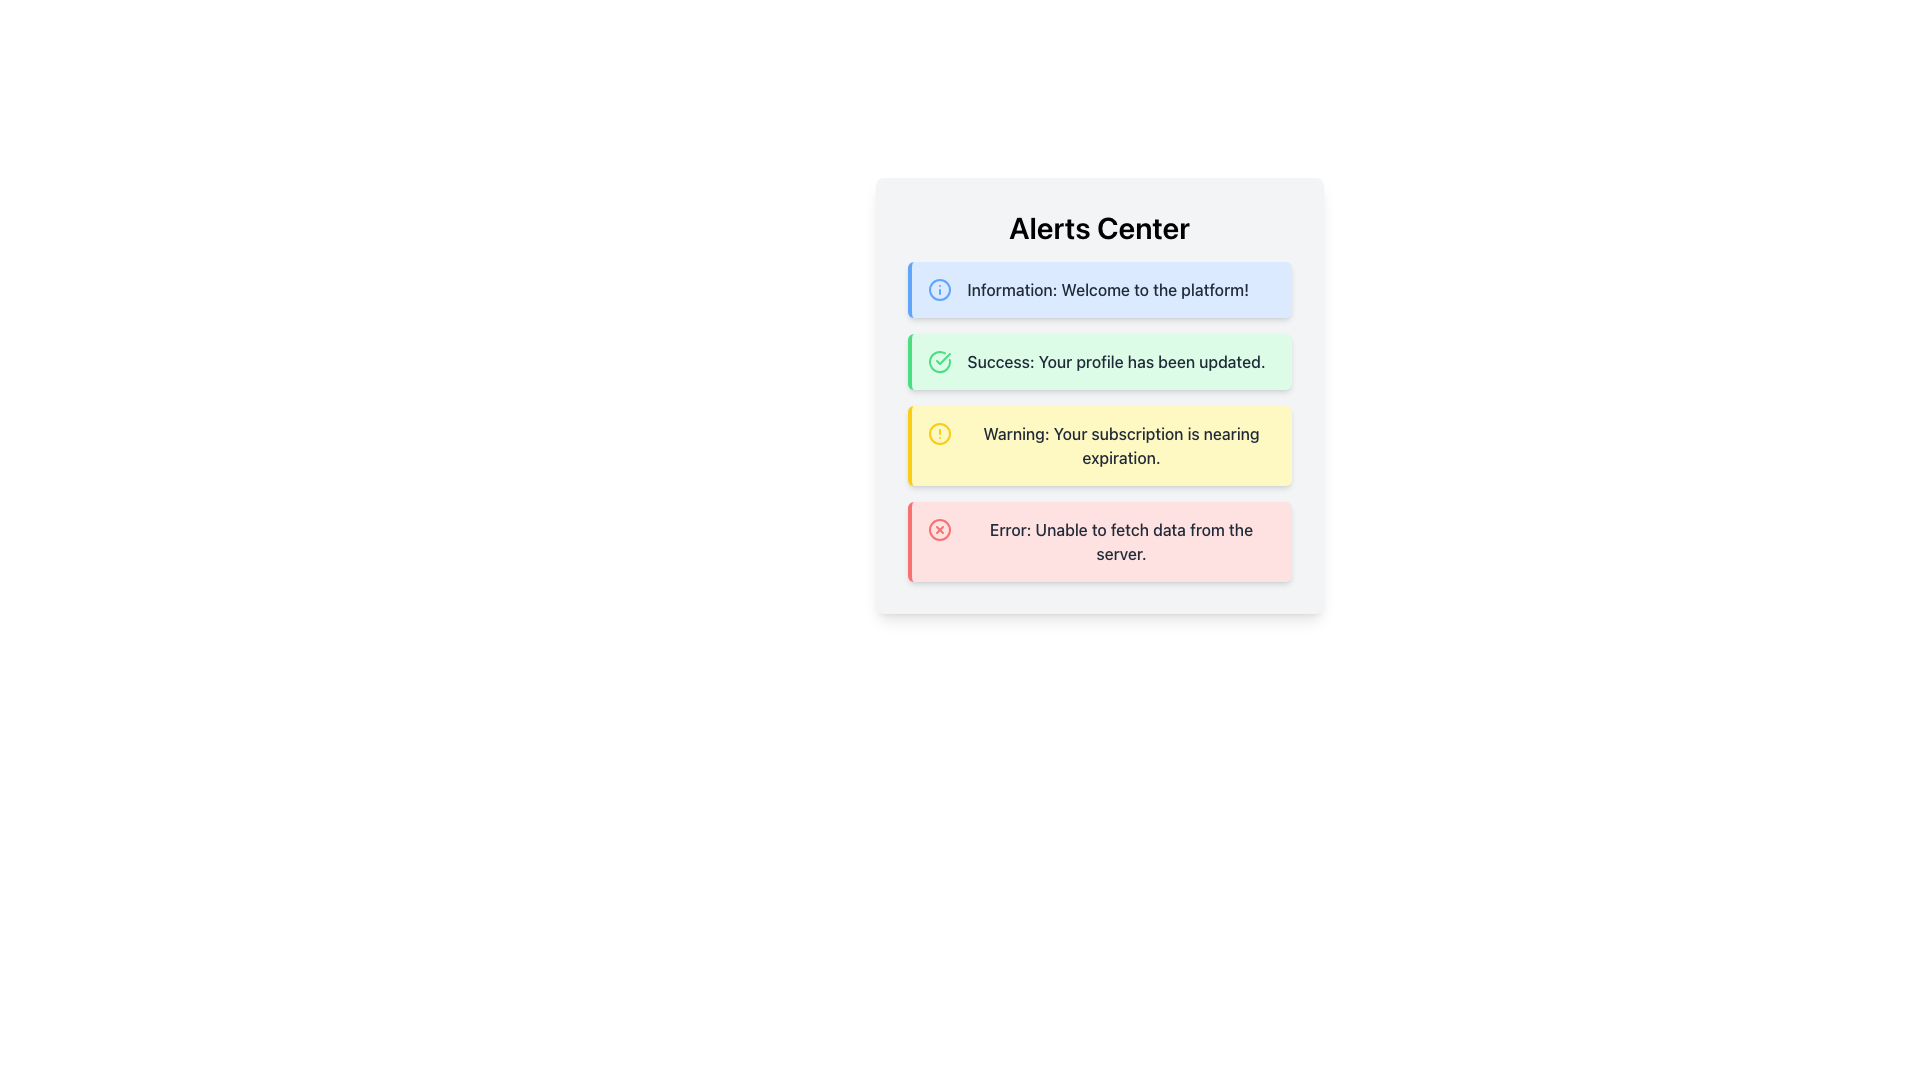 The image size is (1920, 1080). I want to click on error message displayed in the text component of the alert box that states 'Error: Unable to fetch data from the server.', so click(1121, 542).